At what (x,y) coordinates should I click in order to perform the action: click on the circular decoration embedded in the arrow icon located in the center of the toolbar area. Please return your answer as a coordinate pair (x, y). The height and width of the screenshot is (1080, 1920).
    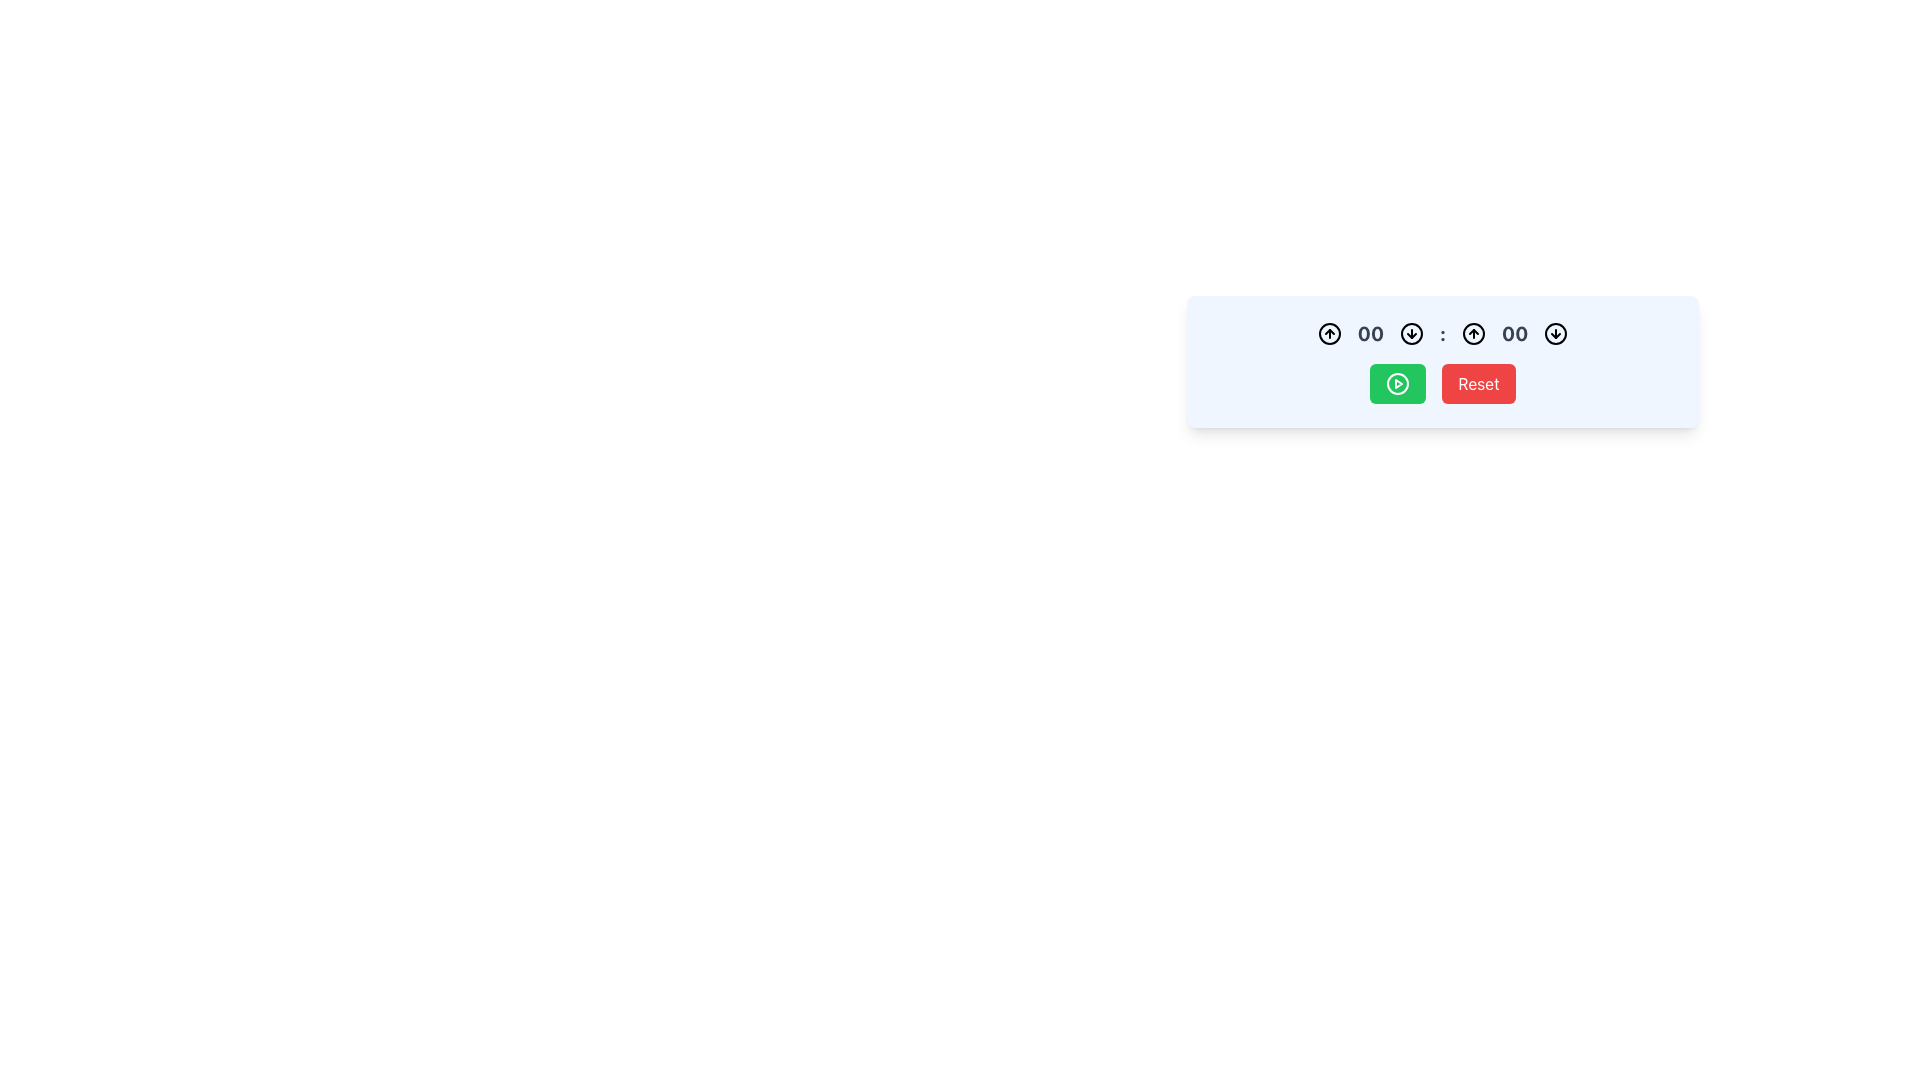
    Looking at the image, I should click on (1473, 333).